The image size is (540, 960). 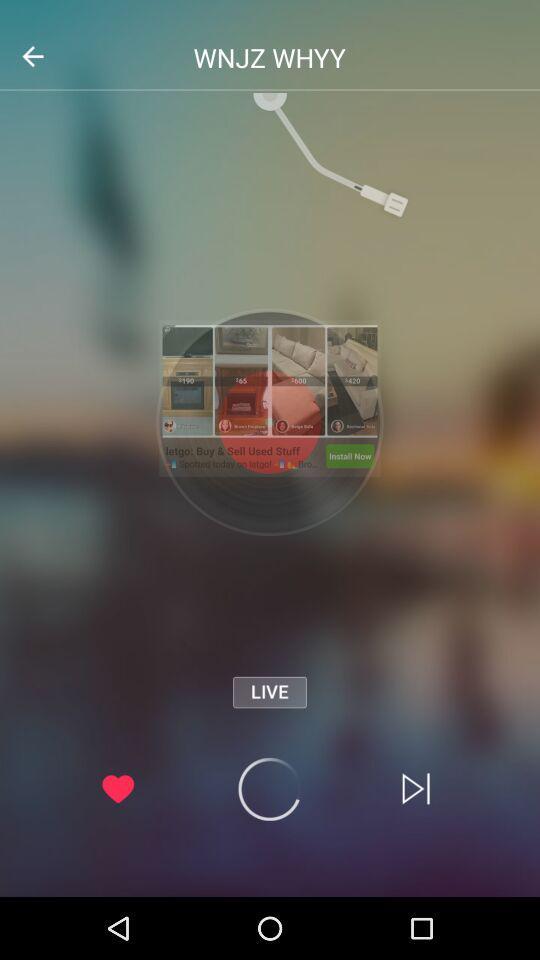 What do you see at coordinates (31, 55) in the screenshot?
I see `the arrow_backward icon` at bounding box center [31, 55].